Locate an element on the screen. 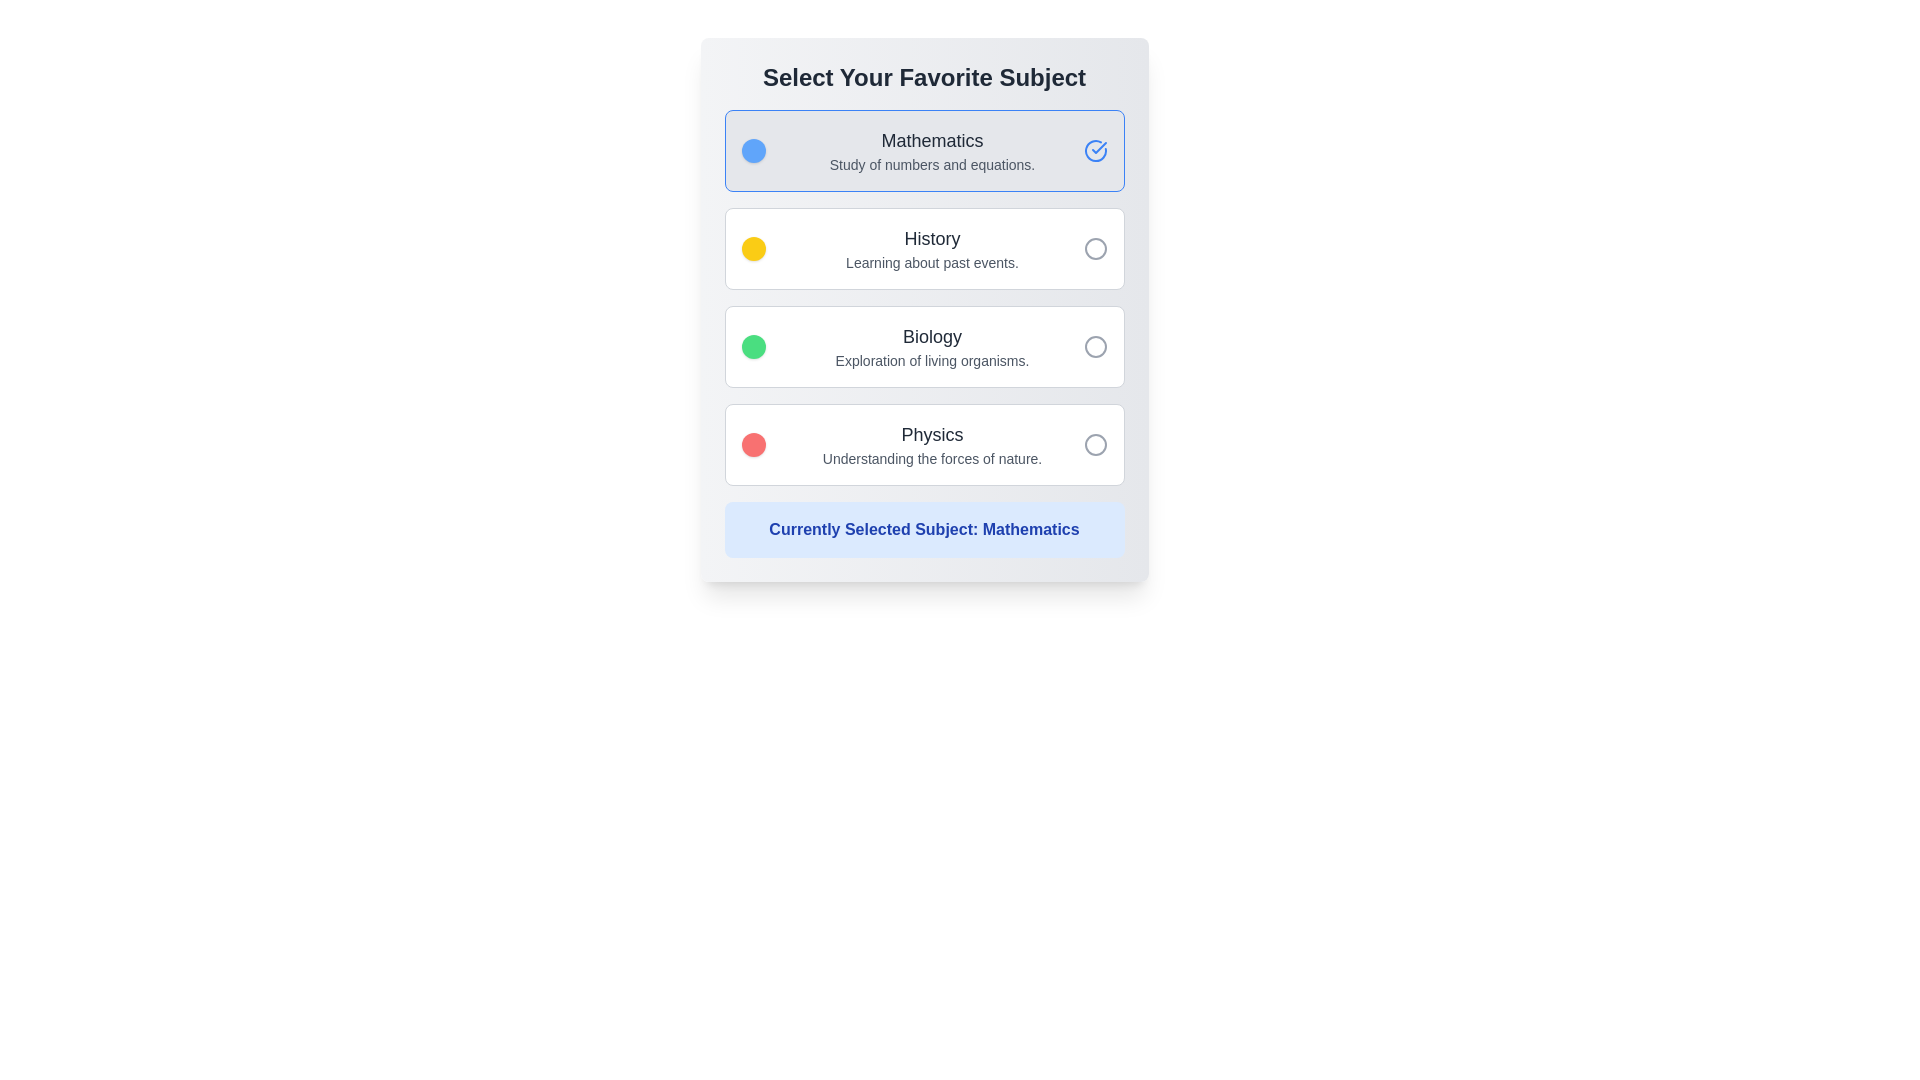  the text block displaying 'Understanding the forces of nature.' which is located beneath the title 'Physics' in a vertical list of subject categories is located at coordinates (931, 459).